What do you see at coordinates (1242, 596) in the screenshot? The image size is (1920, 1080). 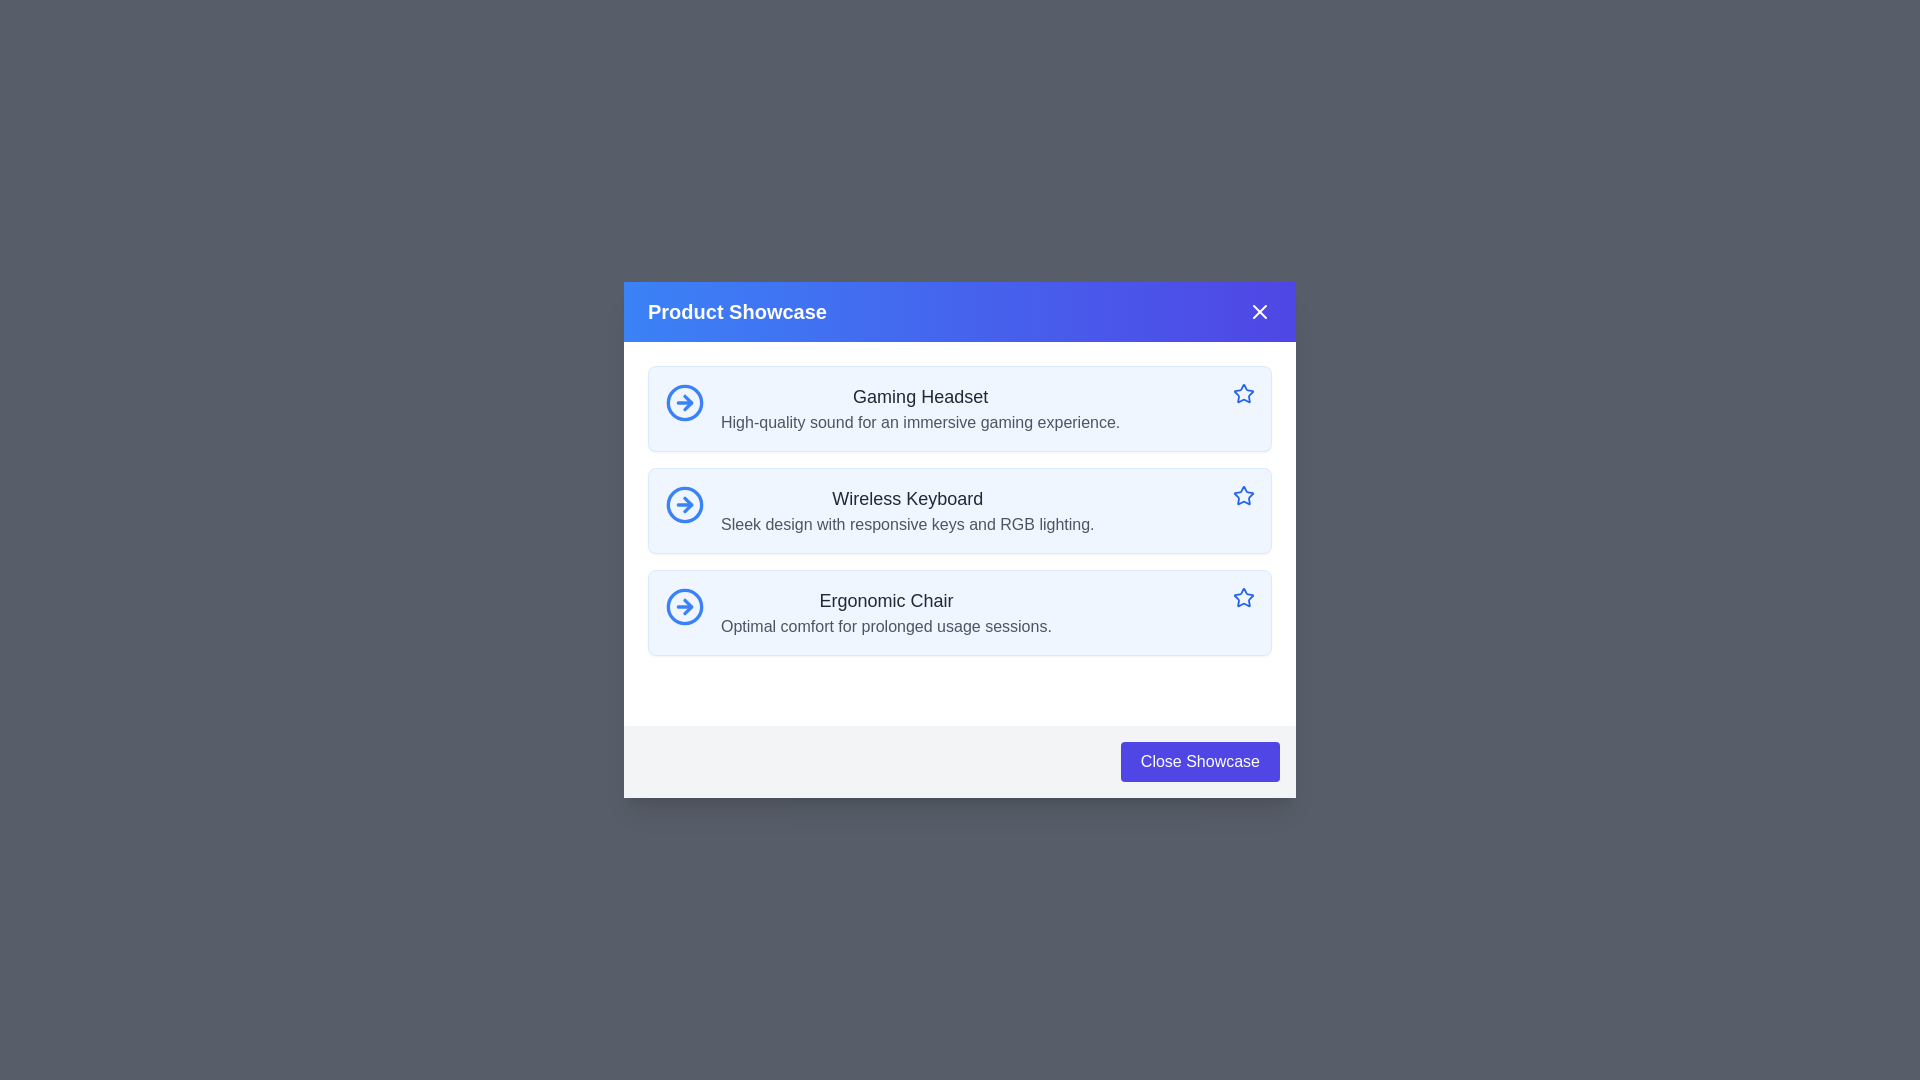 I see `the star button located on the far right of the 'Ergonomic Chair' information tile` at bounding box center [1242, 596].